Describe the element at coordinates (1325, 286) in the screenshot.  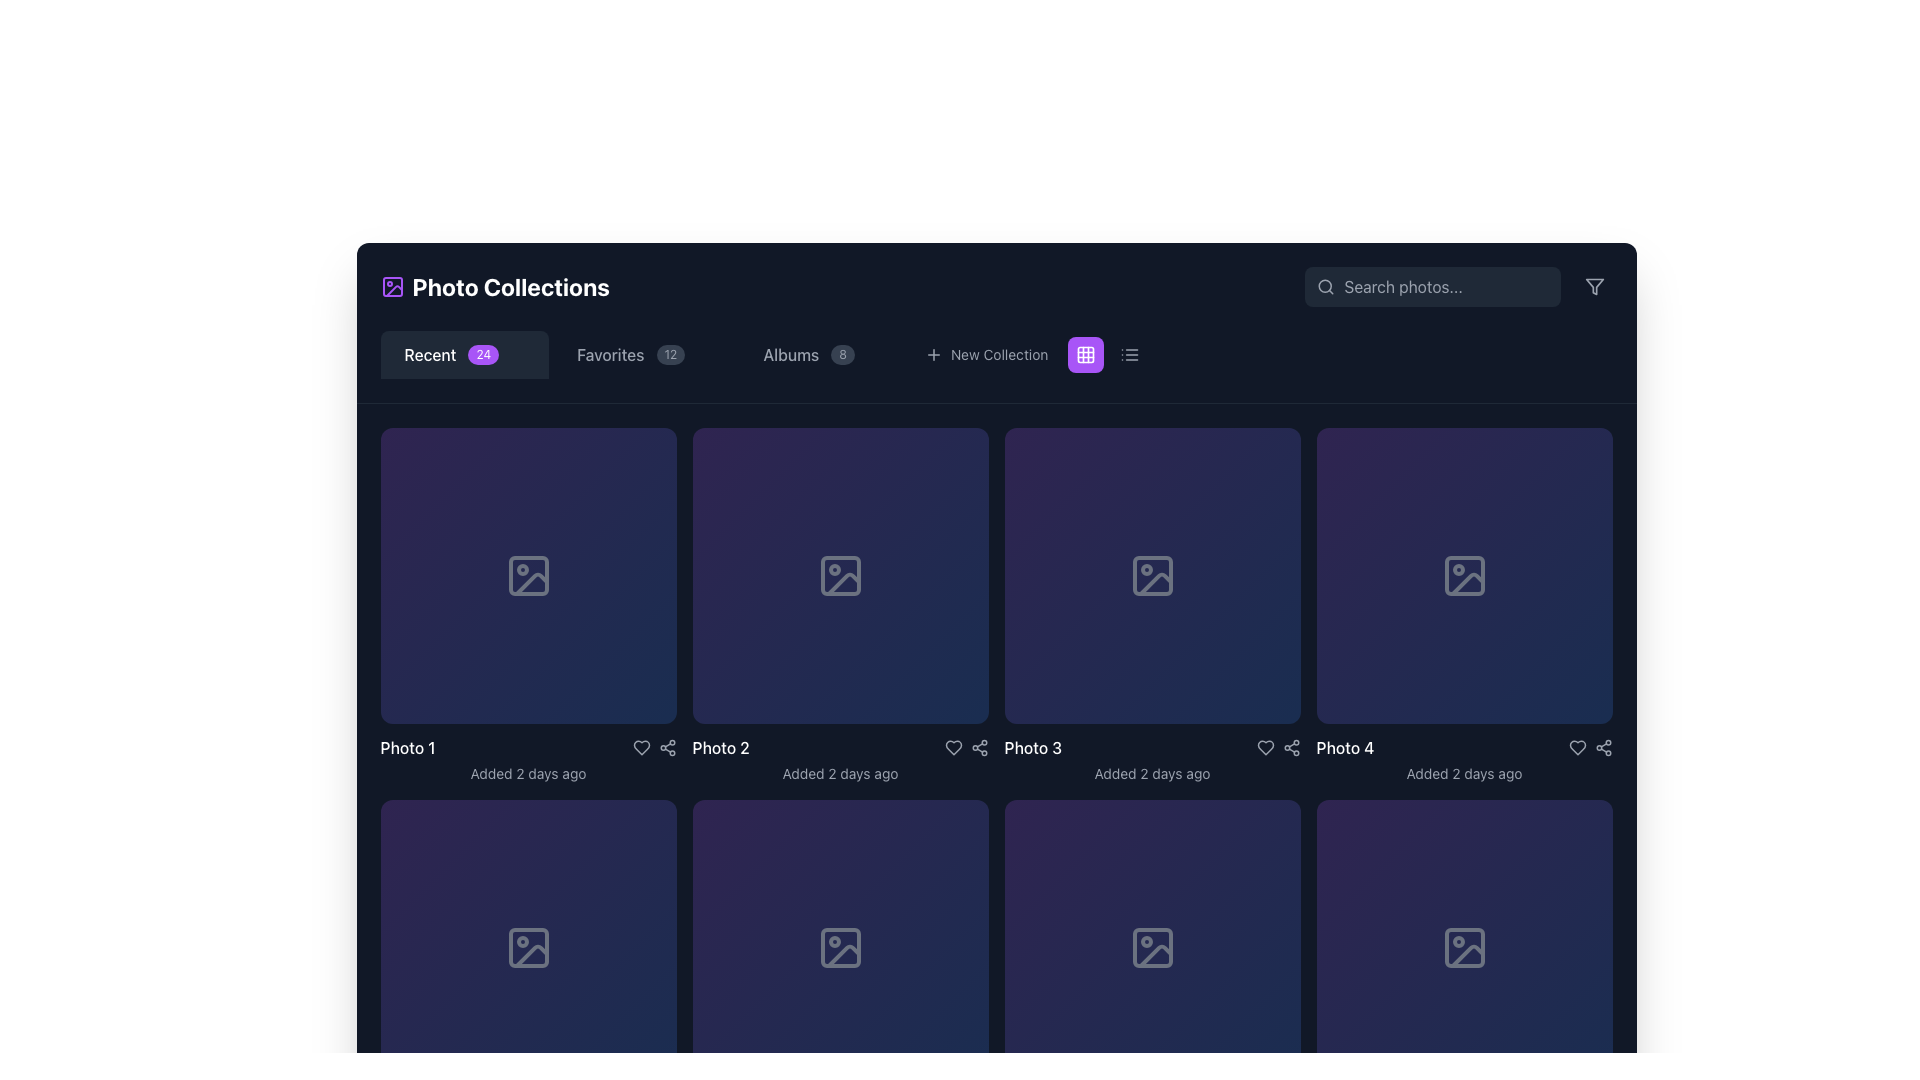
I see `the search icon located in the top-right corner of the interface, immediately to the left of the text input field` at that location.